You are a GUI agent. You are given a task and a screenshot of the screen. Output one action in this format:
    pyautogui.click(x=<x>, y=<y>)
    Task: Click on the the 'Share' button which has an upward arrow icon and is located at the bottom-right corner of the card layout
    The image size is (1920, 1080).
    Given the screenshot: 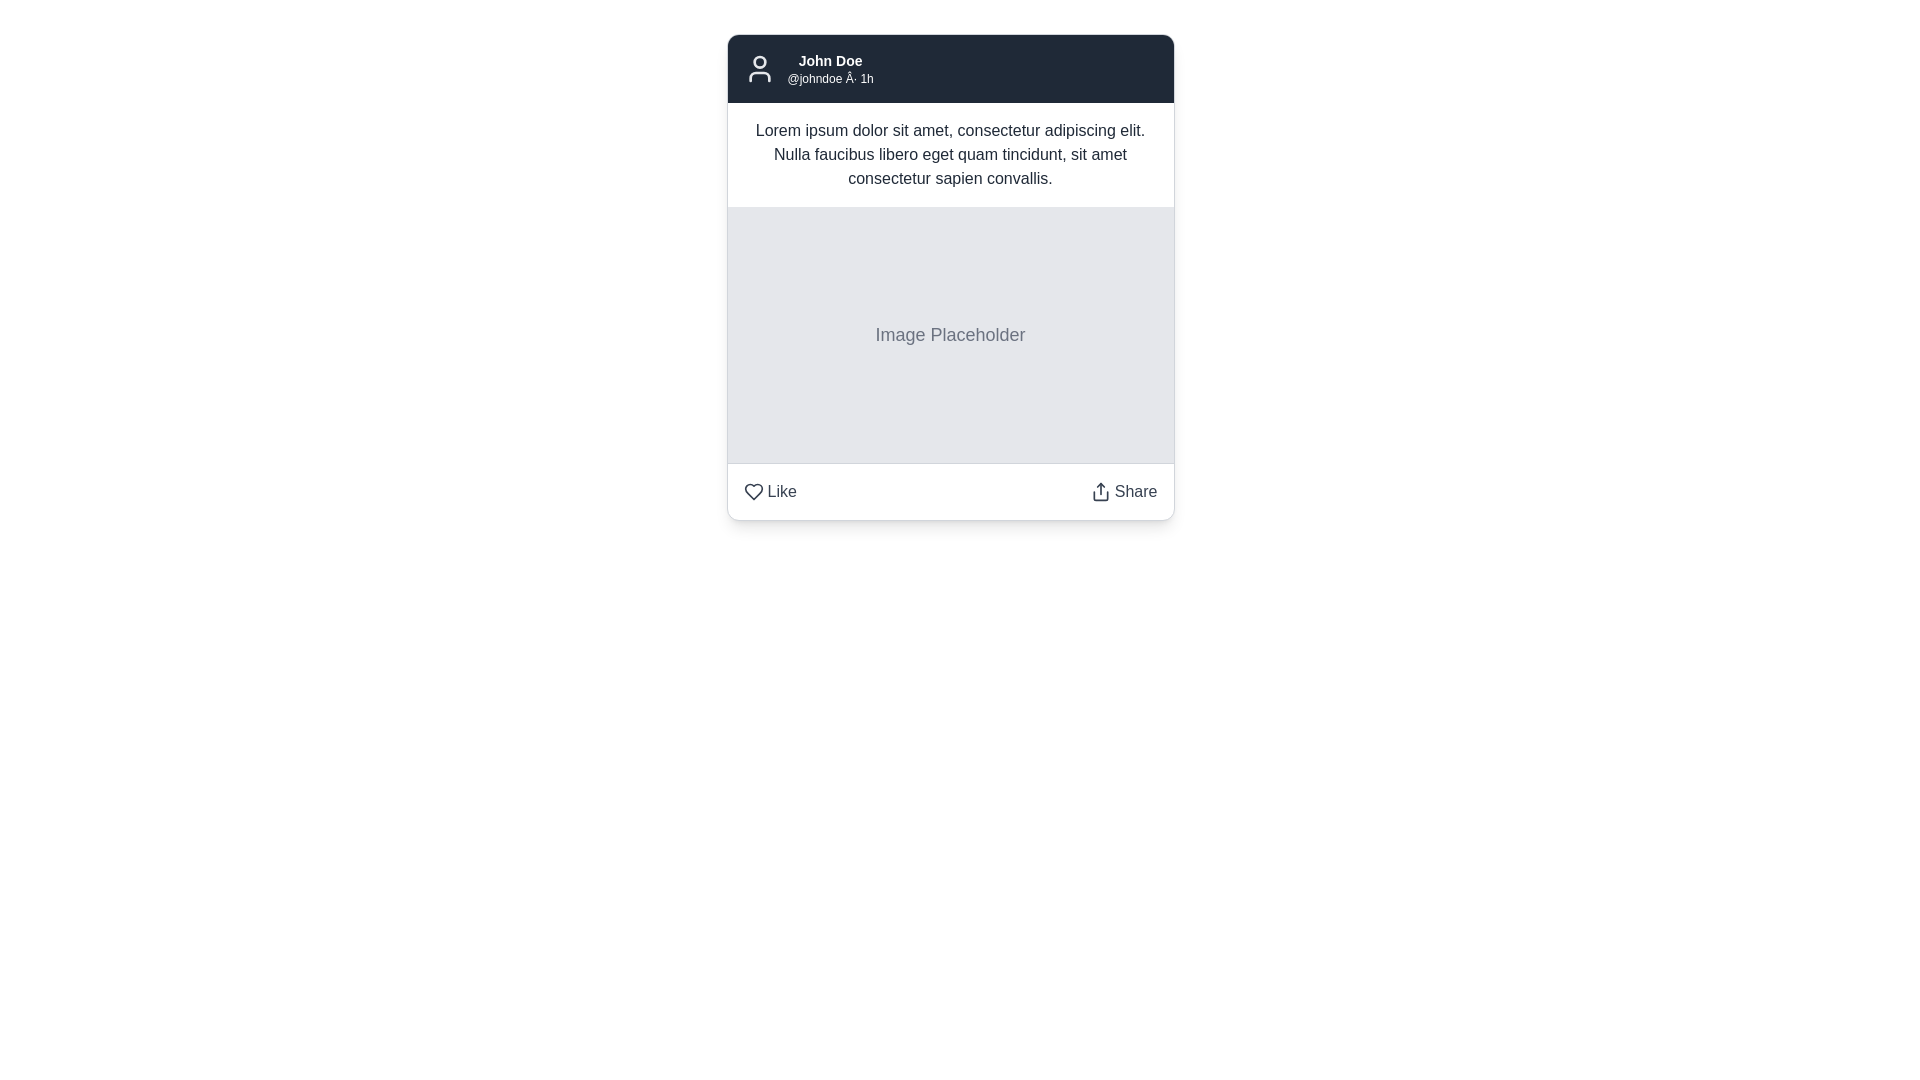 What is the action you would take?
    pyautogui.click(x=1124, y=492)
    